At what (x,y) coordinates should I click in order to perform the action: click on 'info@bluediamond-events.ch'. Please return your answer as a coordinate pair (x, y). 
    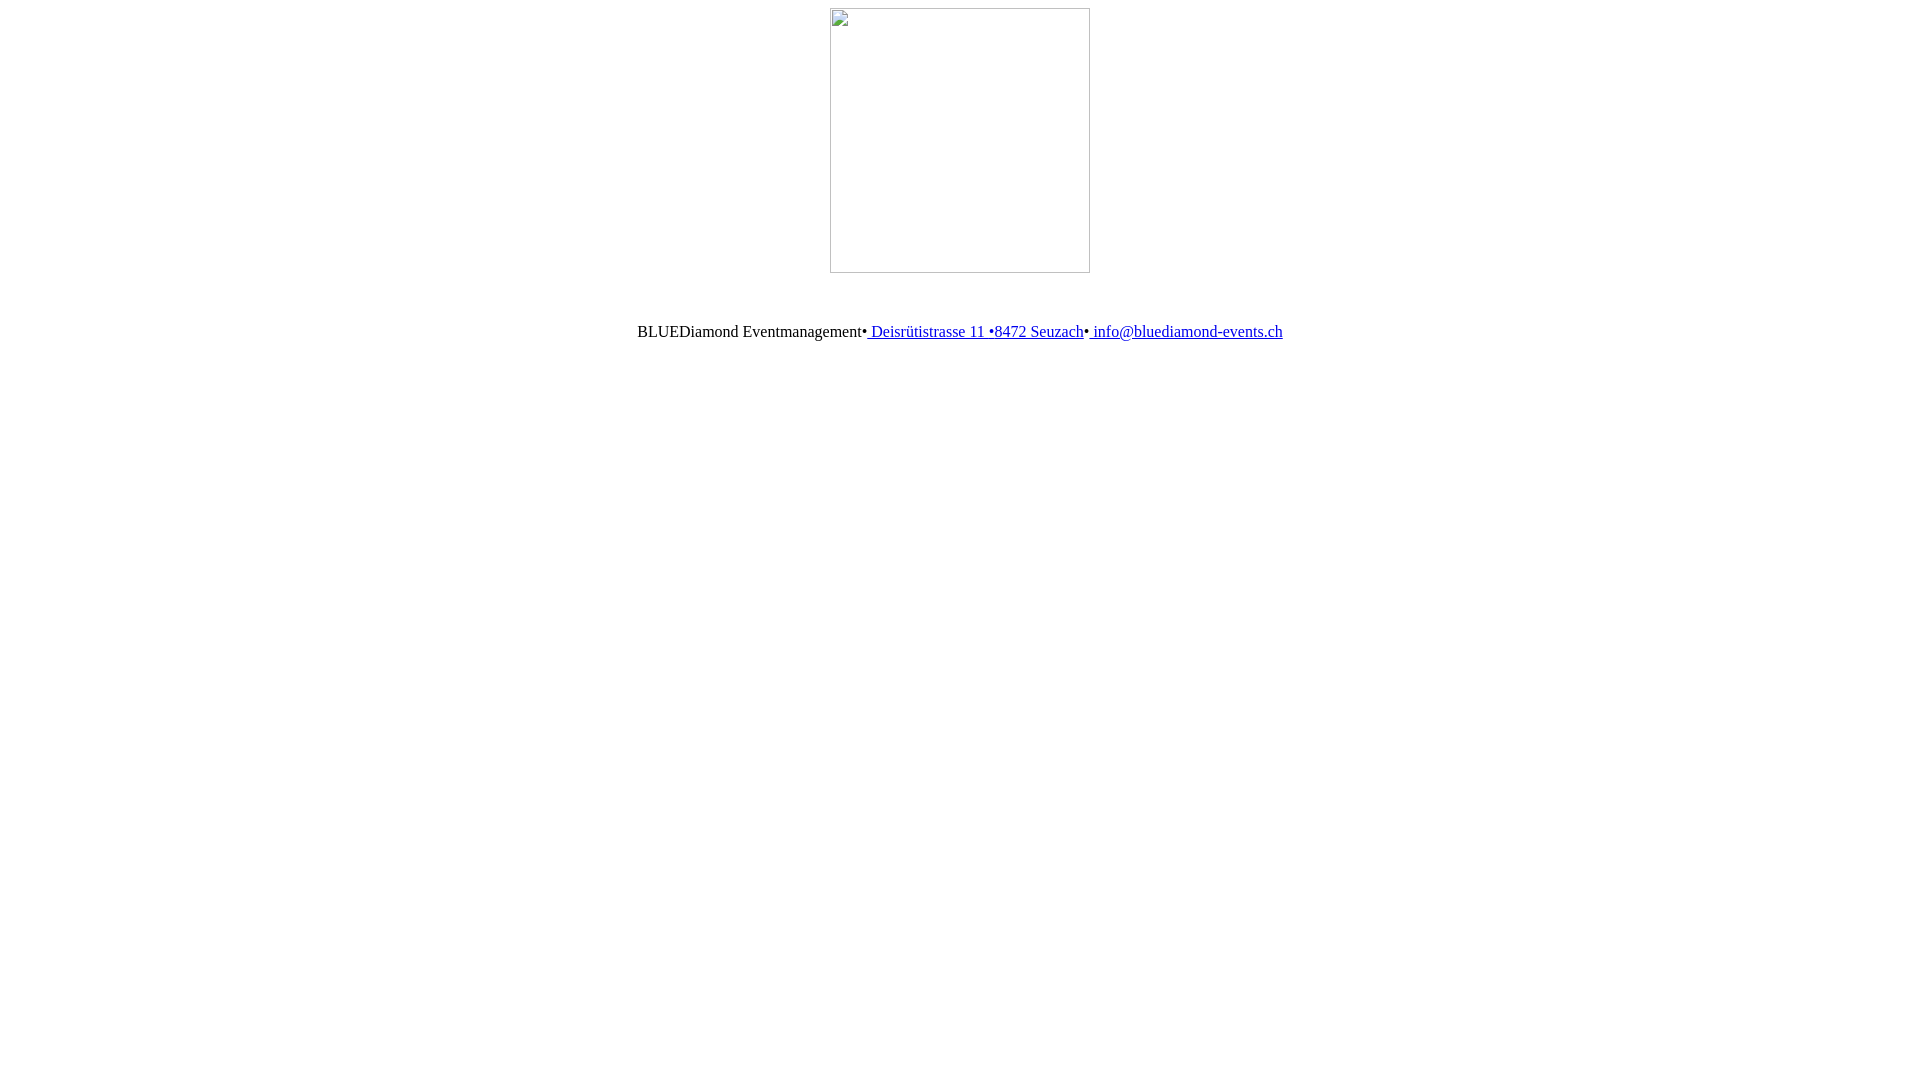
    Looking at the image, I should click on (1185, 330).